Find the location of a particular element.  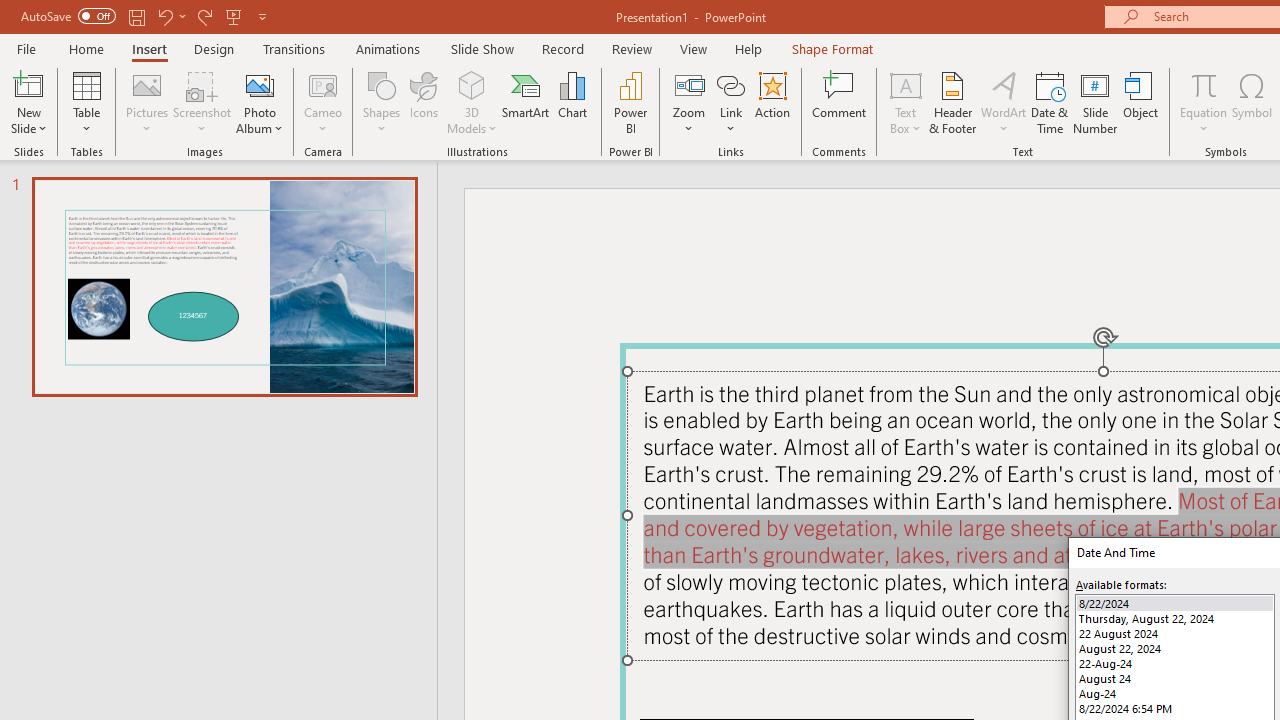

'Chart...' is located at coordinates (571, 103).